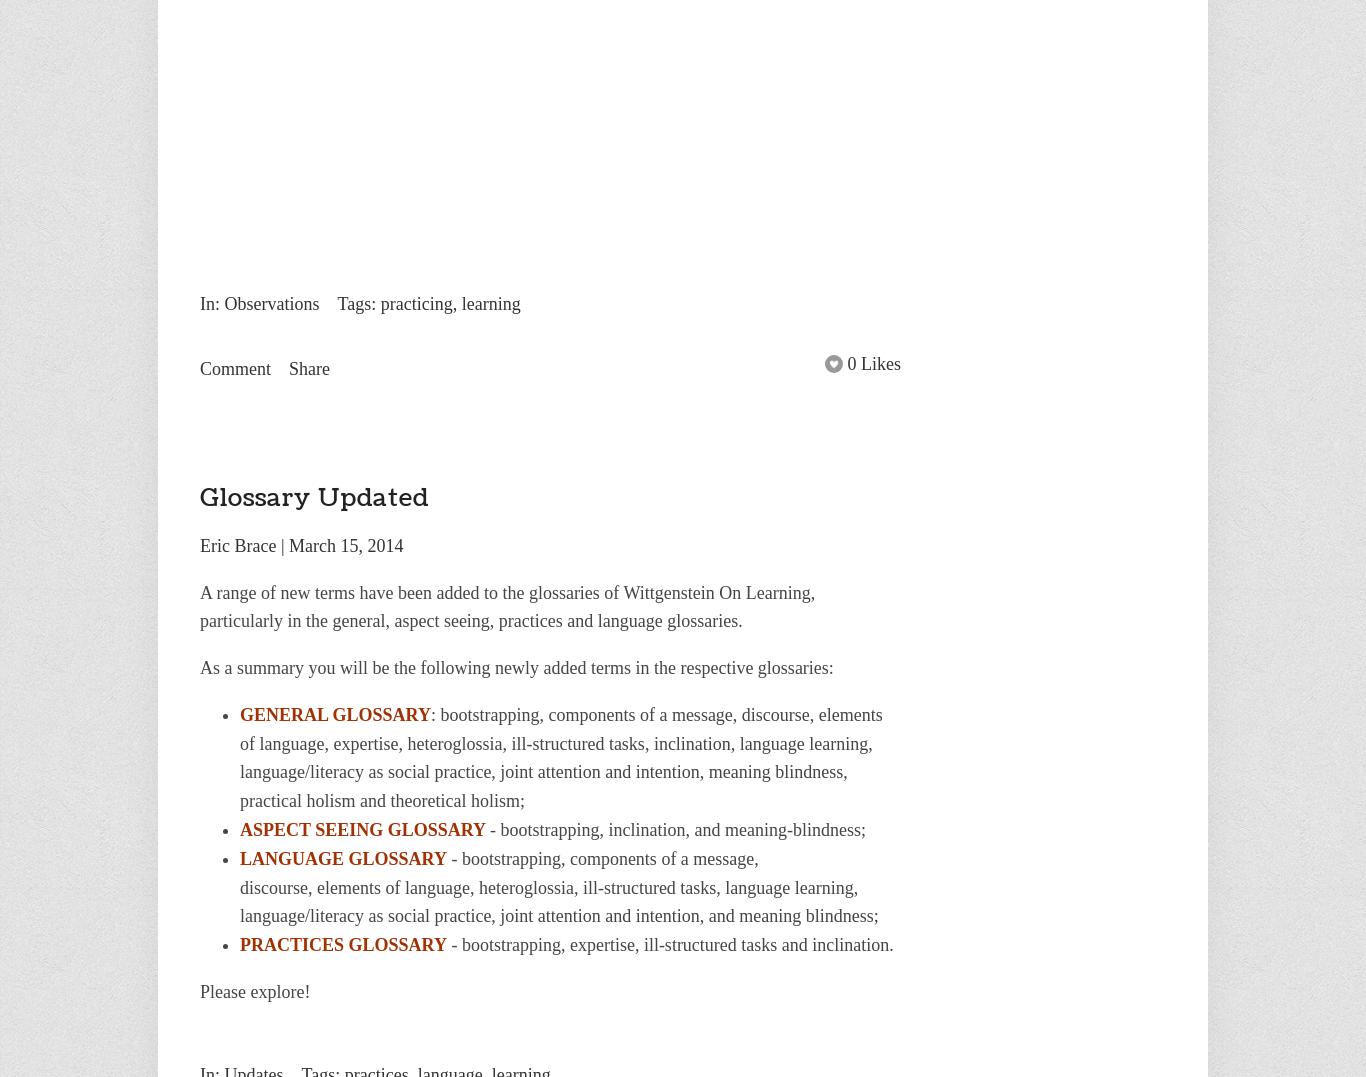 The image size is (1366, 1077). What do you see at coordinates (237, 544) in the screenshot?
I see `'Eric Brace'` at bounding box center [237, 544].